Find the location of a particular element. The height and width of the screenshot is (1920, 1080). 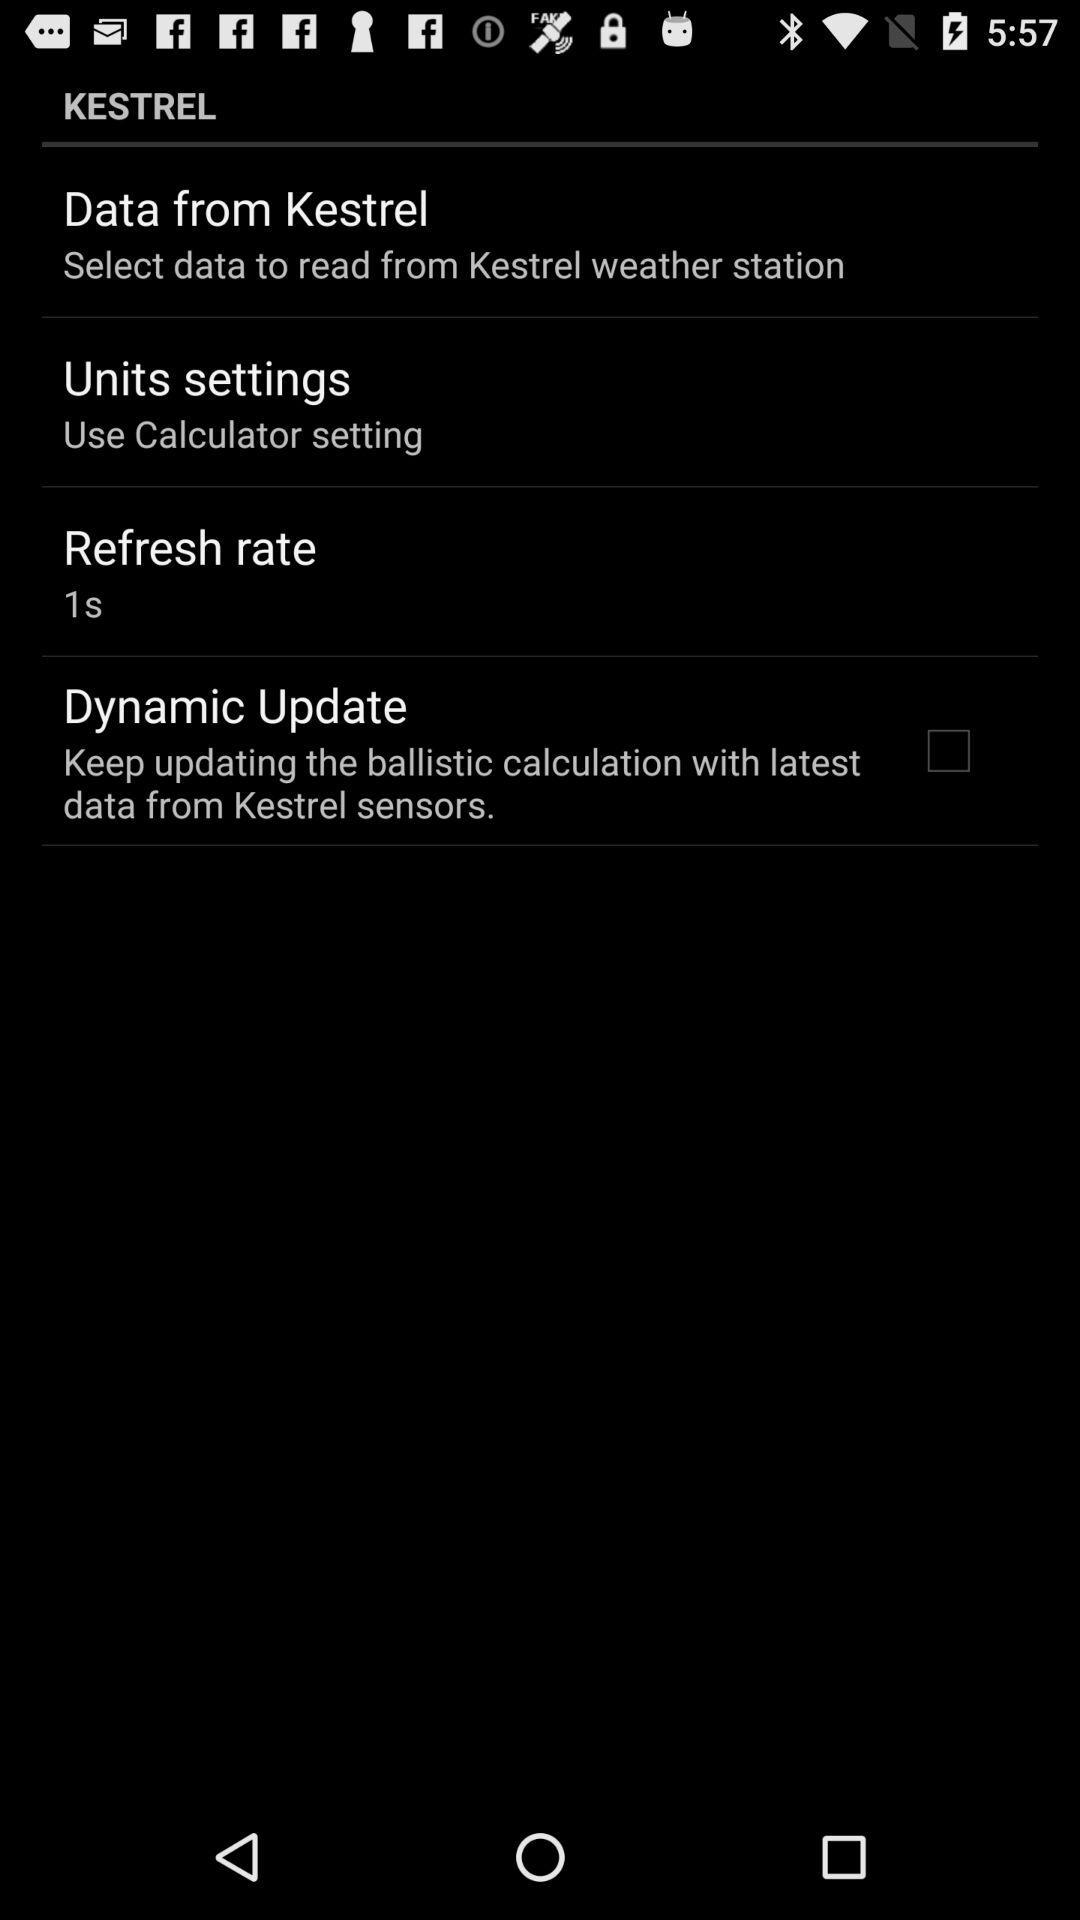

icon below the kestrel item is located at coordinates (947, 749).